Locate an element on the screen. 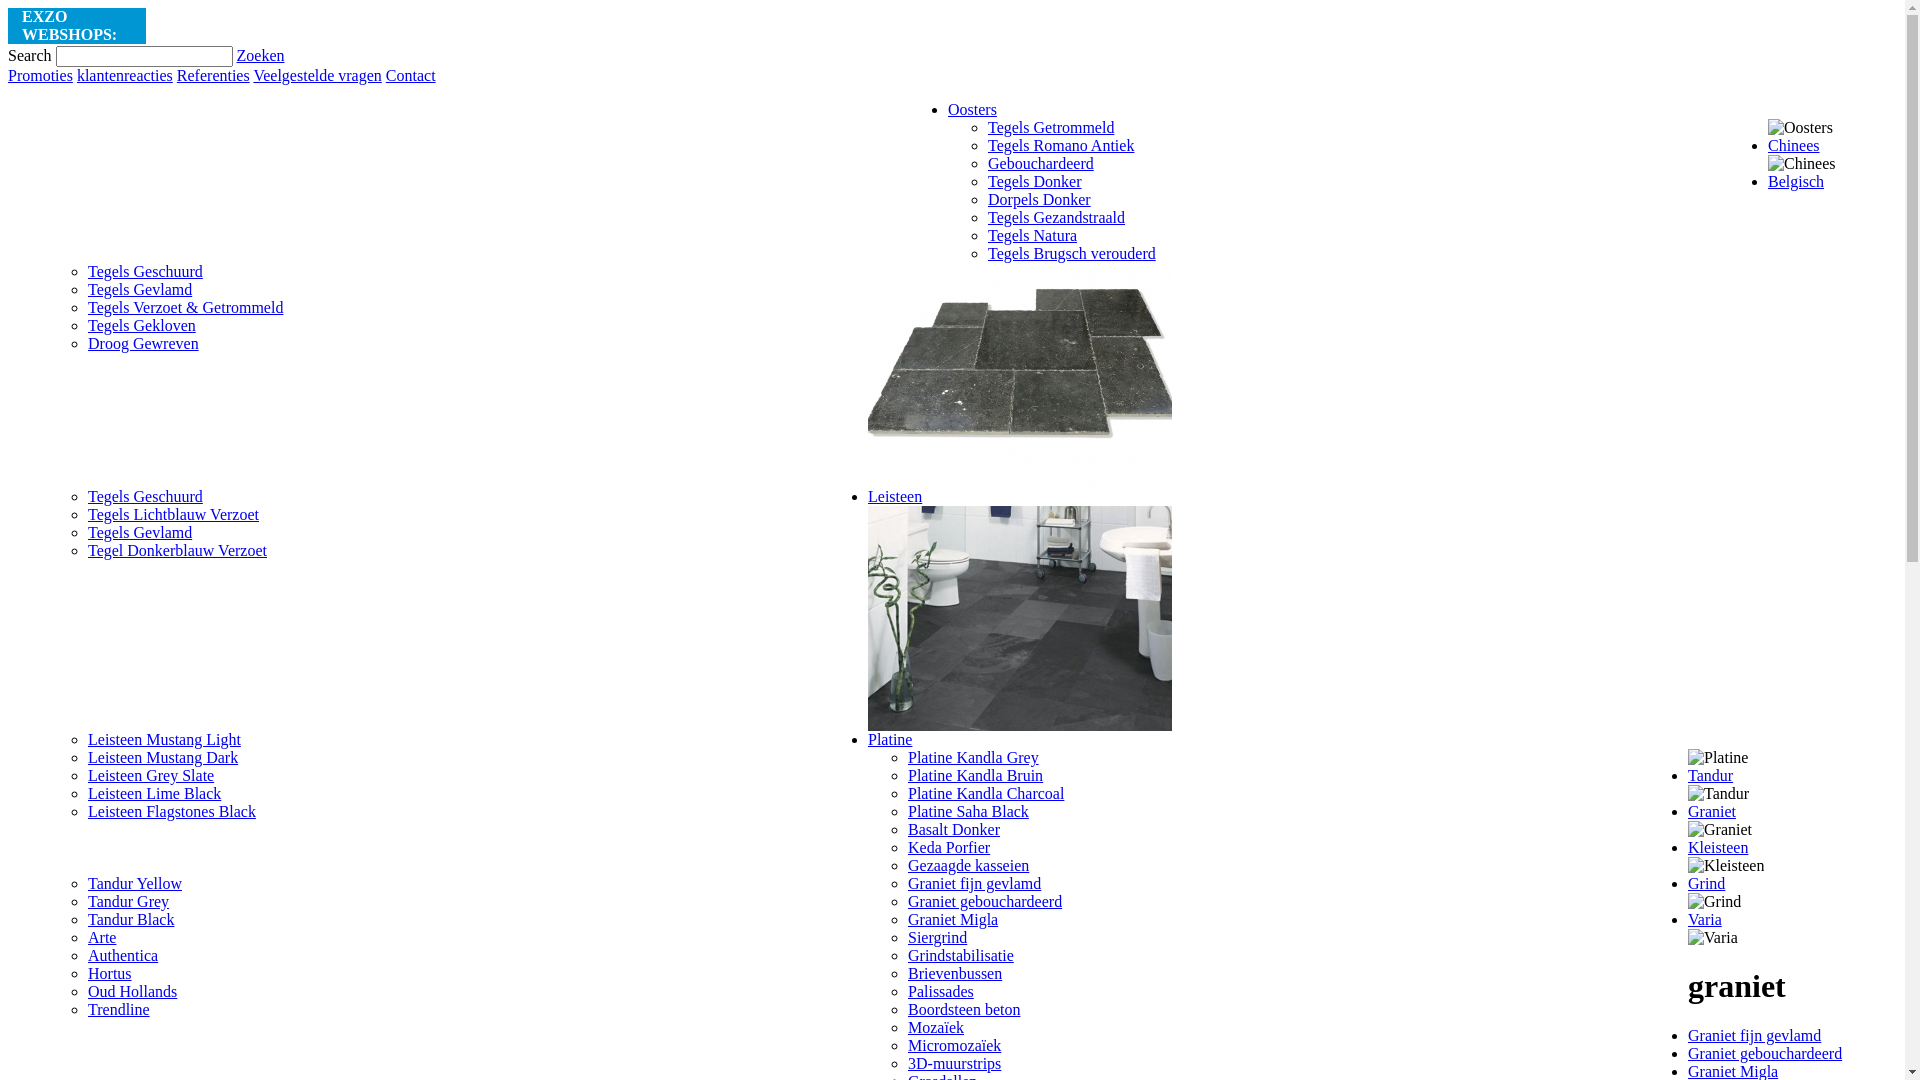 The image size is (1920, 1080). 'Tegels Gevlamd' is located at coordinates (86, 531).